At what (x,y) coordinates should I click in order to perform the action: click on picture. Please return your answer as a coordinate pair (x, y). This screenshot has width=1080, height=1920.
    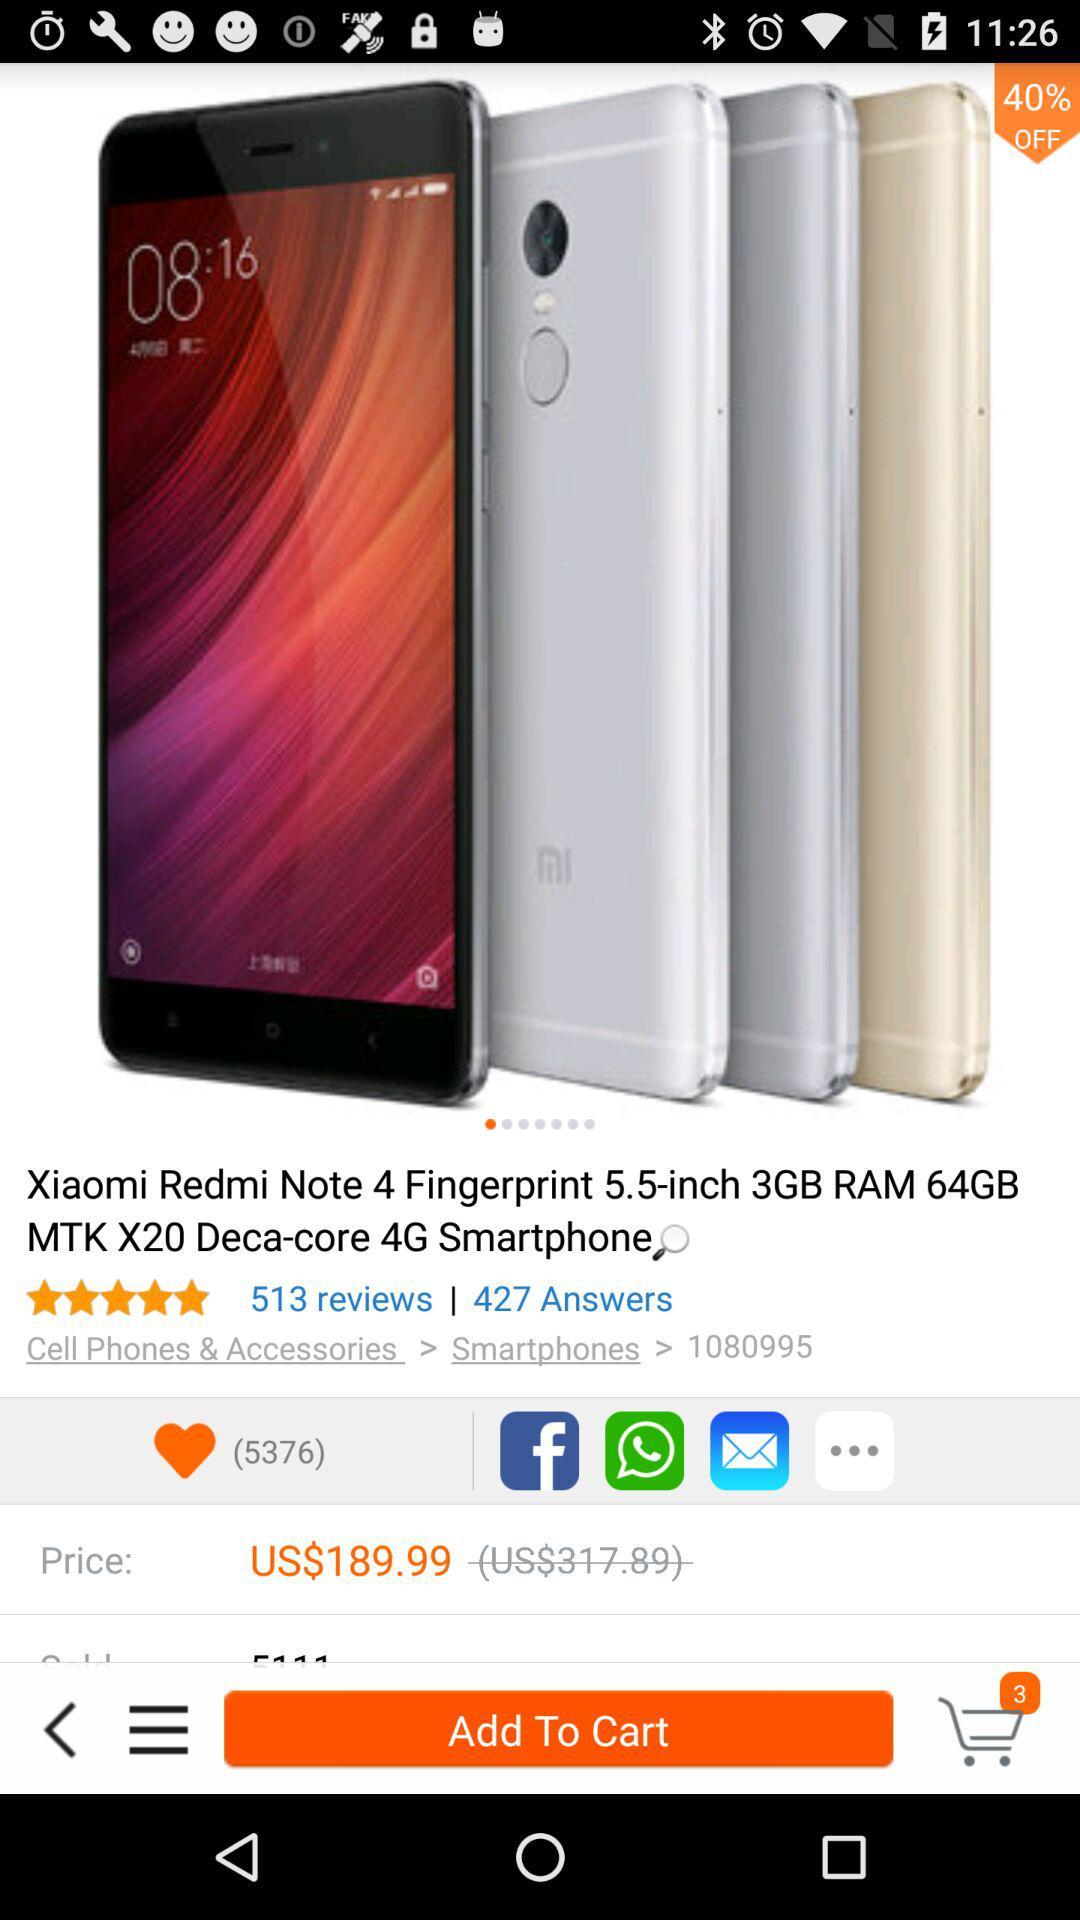
    Looking at the image, I should click on (573, 1124).